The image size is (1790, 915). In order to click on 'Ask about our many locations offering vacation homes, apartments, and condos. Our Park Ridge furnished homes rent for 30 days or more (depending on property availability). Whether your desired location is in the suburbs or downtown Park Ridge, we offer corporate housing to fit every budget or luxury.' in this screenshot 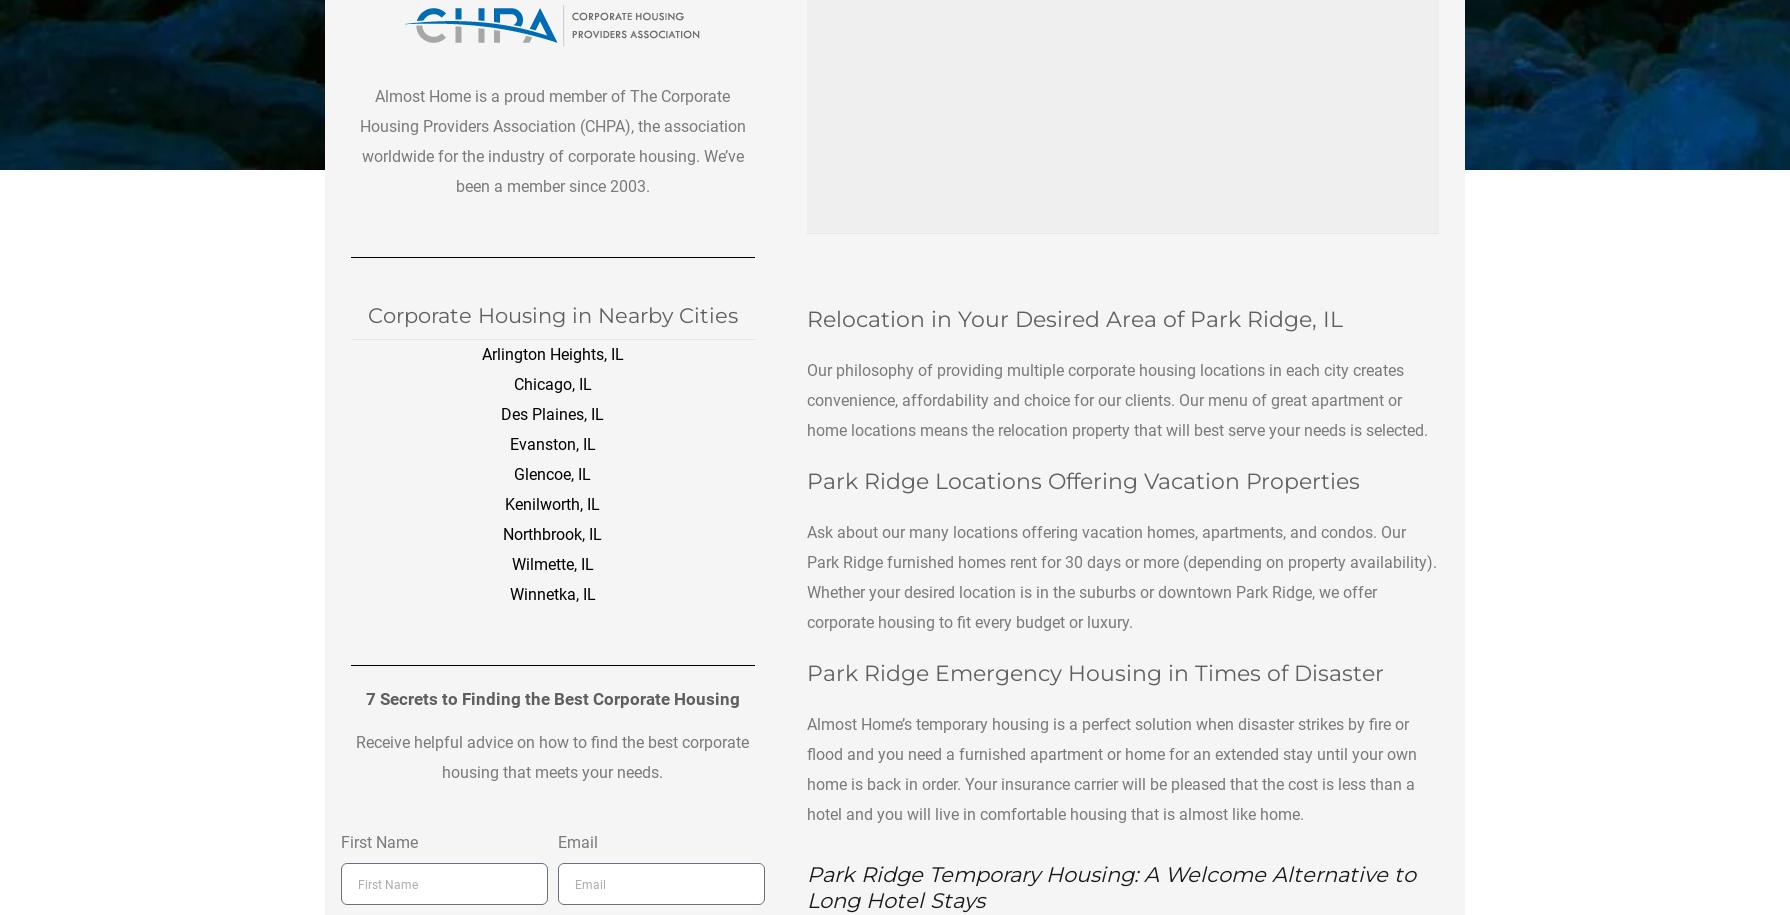, I will do `click(1121, 575)`.